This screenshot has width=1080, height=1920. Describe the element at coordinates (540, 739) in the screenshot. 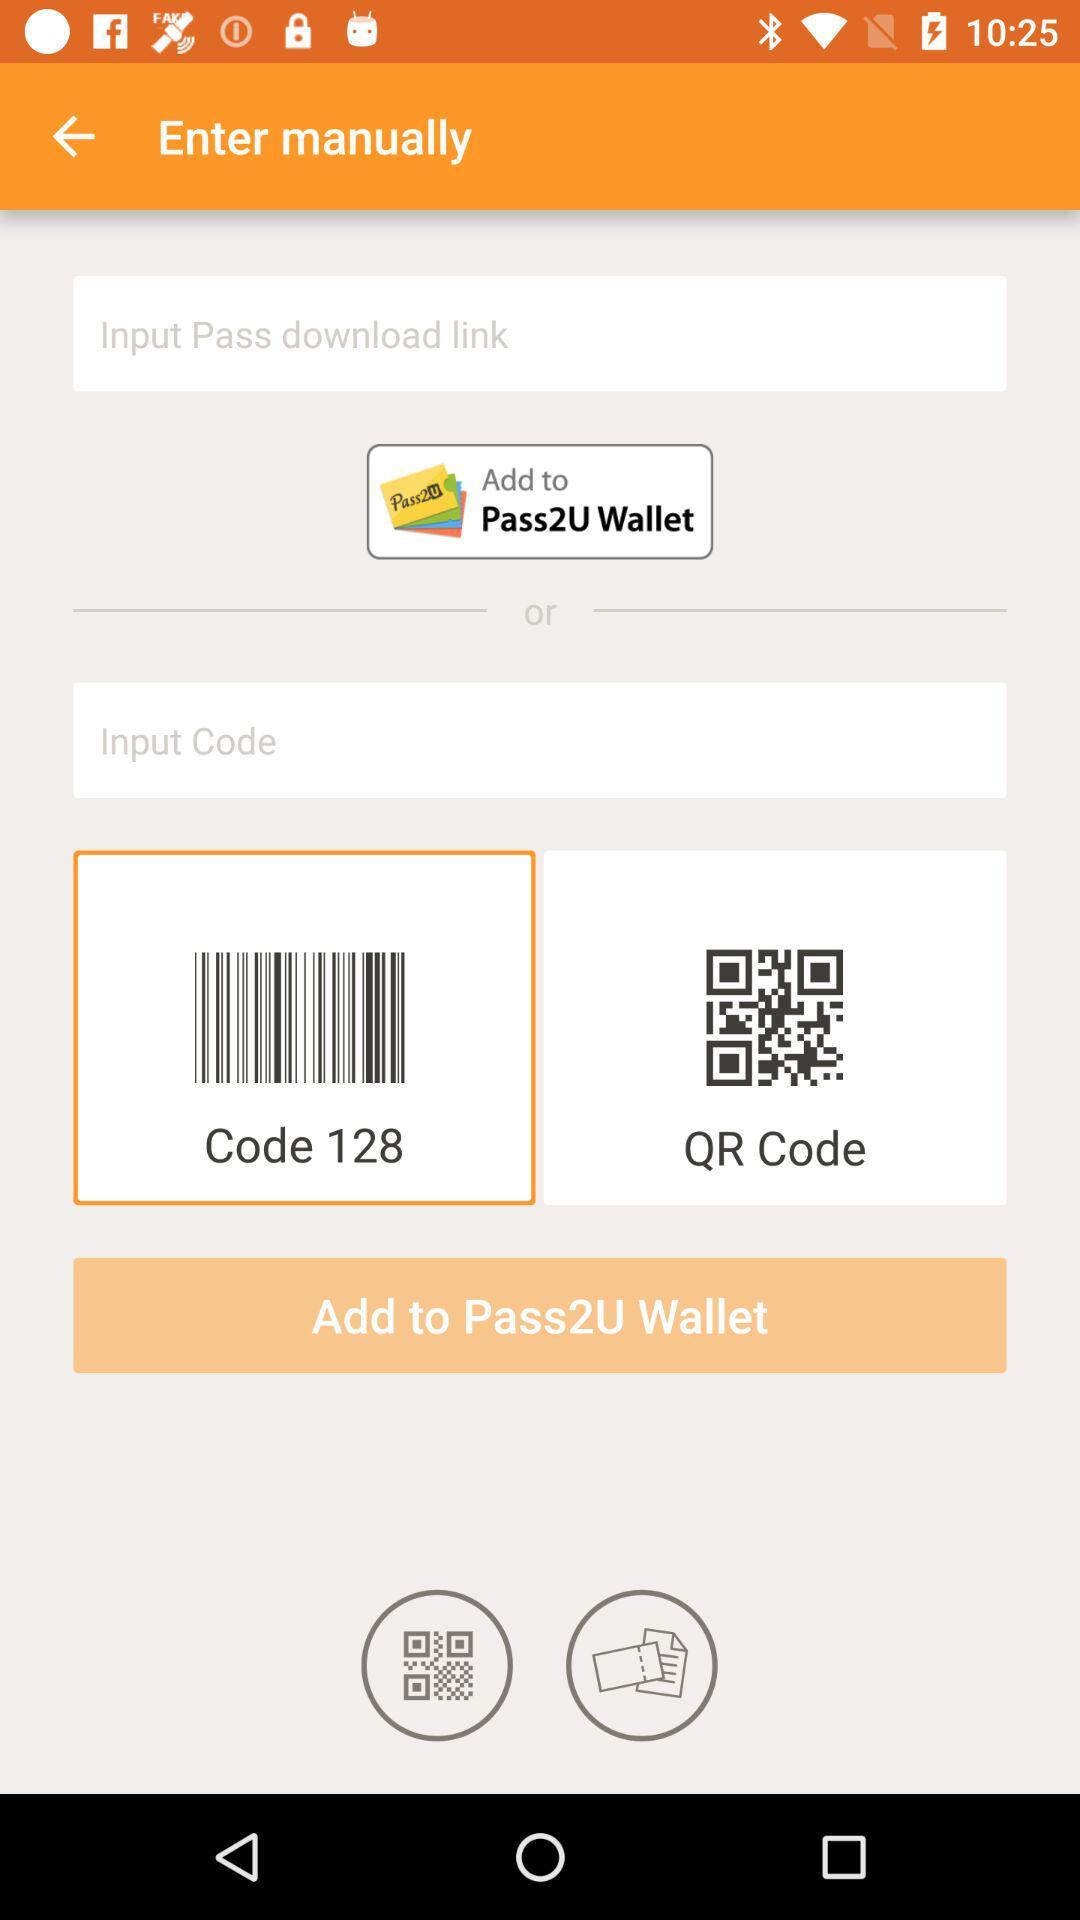

I see `the input code` at that location.